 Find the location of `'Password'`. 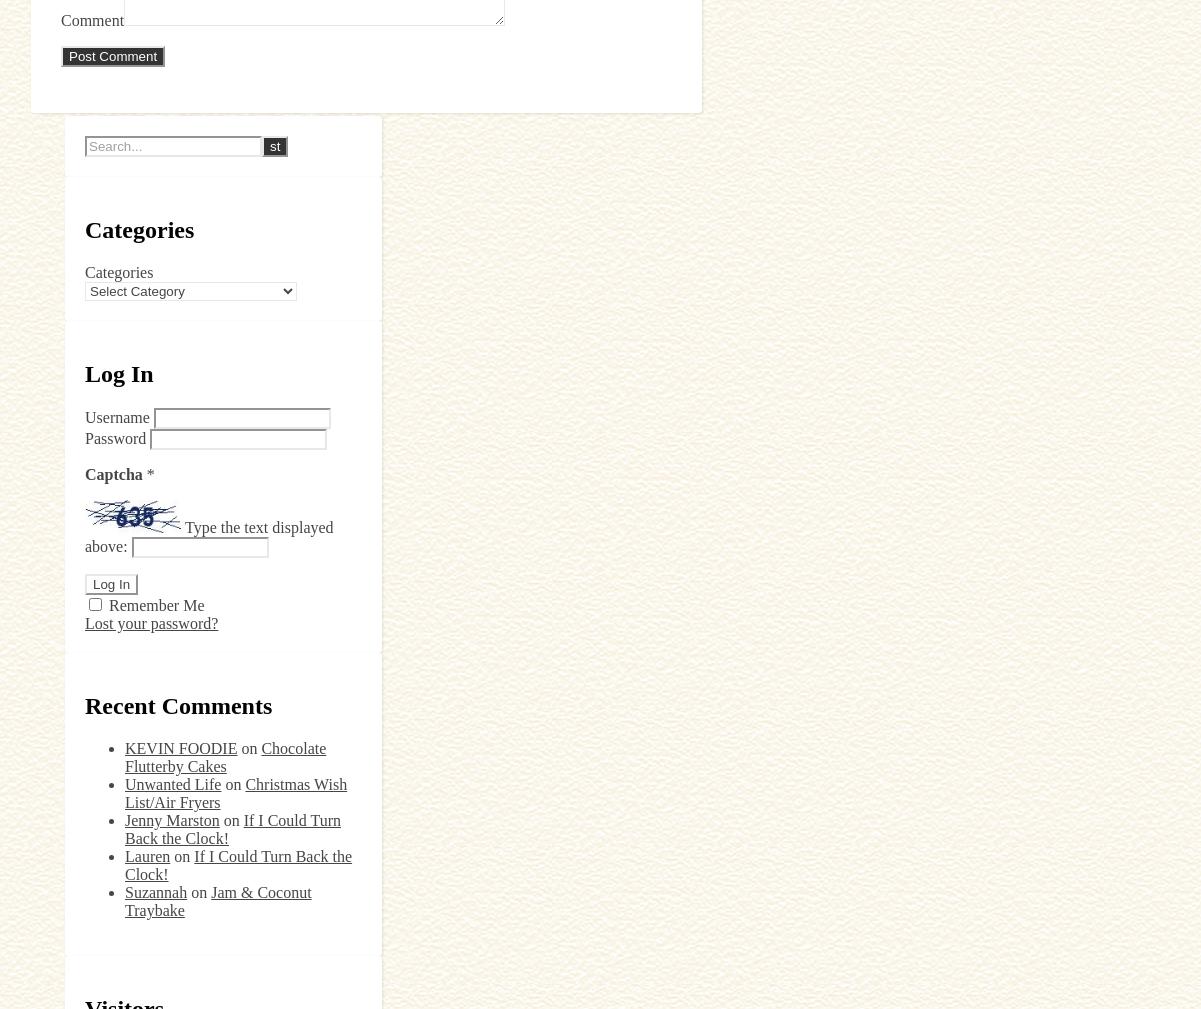

'Password' is located at coordinates (115, 436).